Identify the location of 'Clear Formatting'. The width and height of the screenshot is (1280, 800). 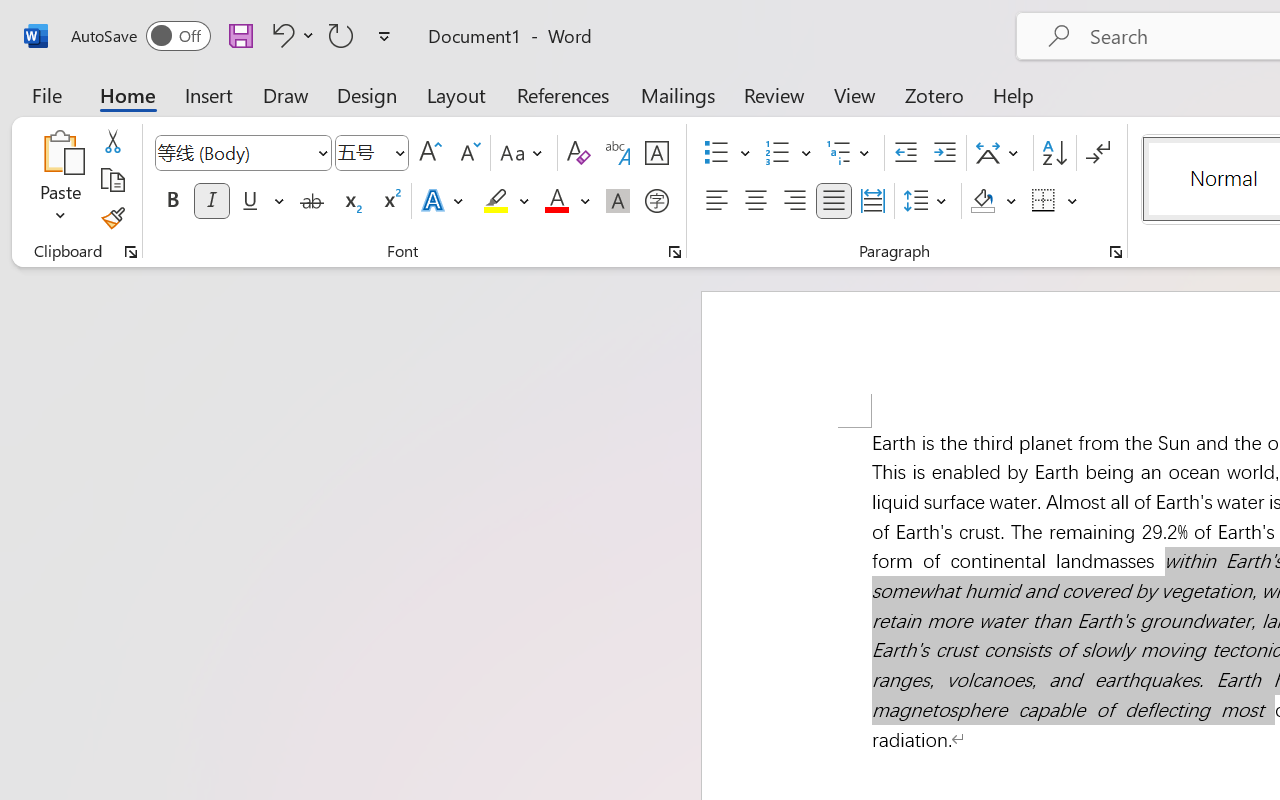
(577, 153).